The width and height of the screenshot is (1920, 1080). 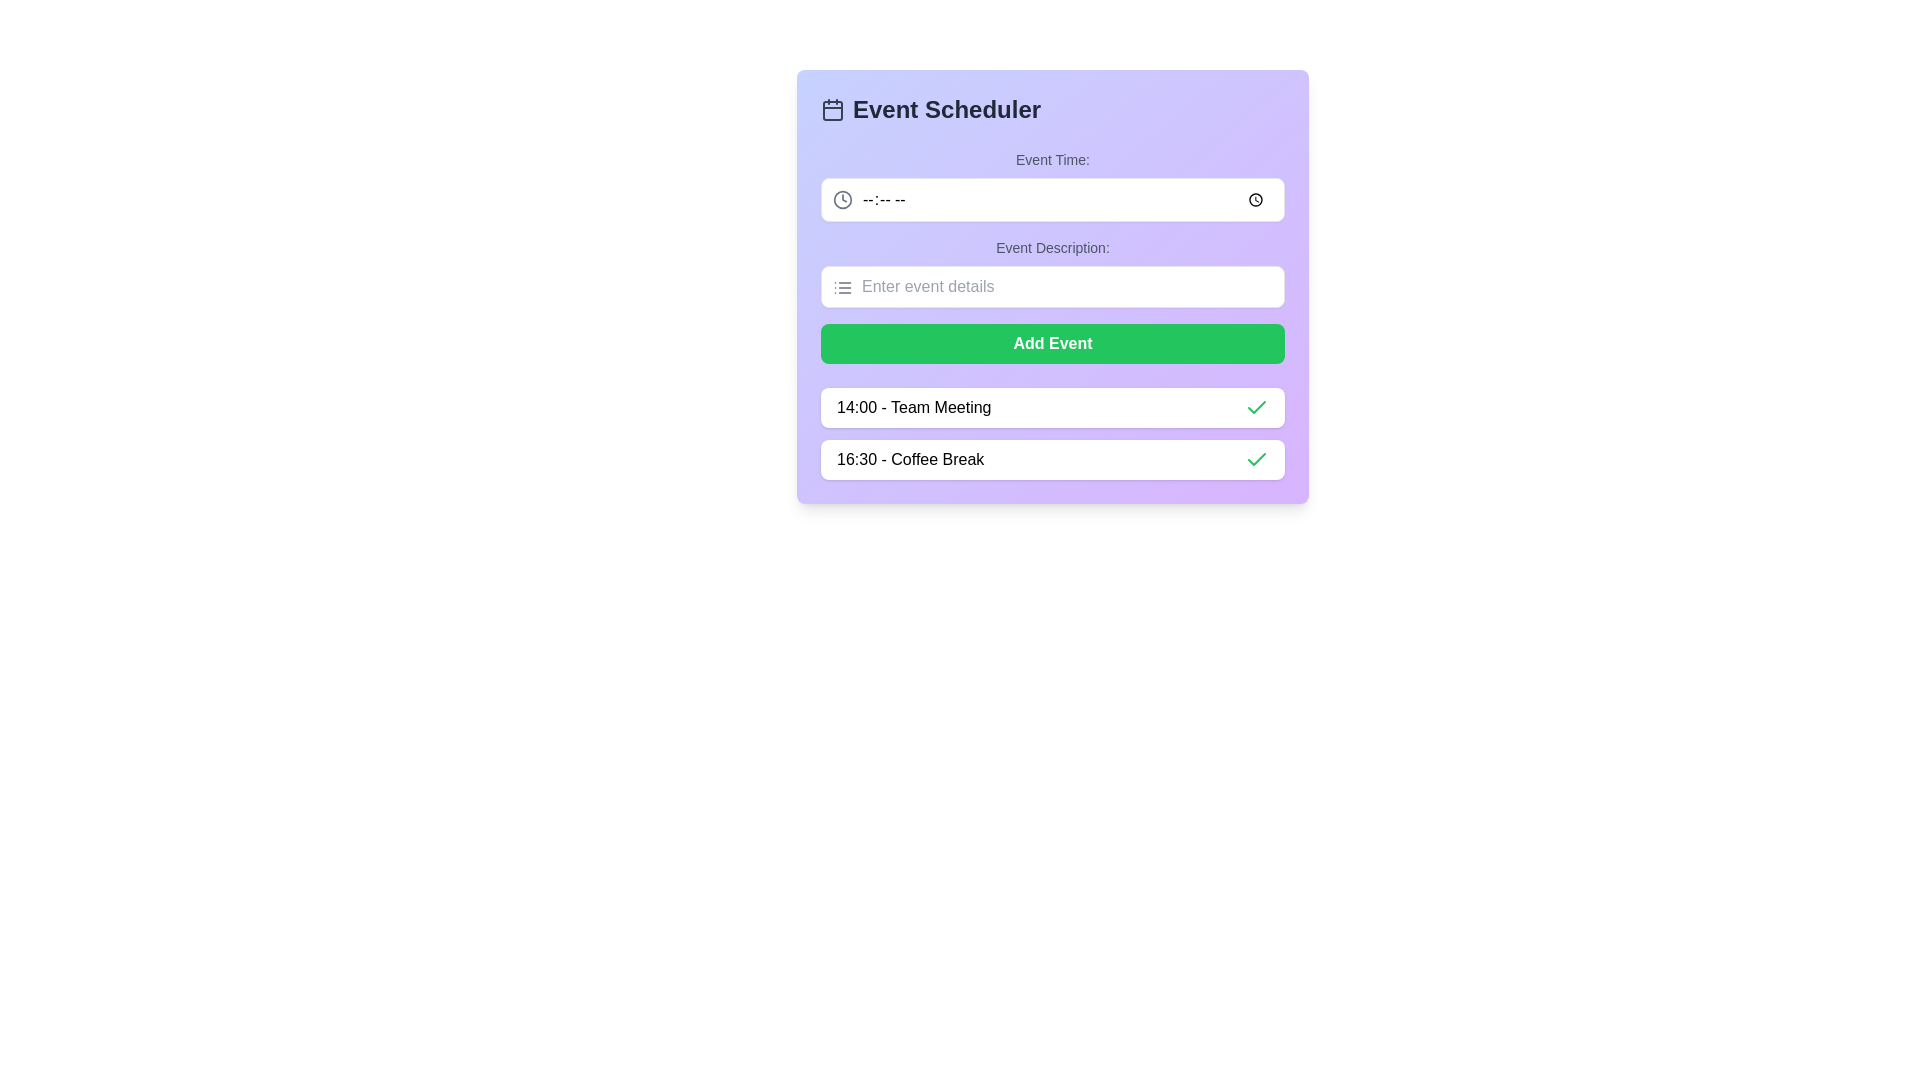 I want to click on the completion status icon located at the far right side of the '16:30 - Coffee Break' entry in the event list, so click(x=1256, y=459).